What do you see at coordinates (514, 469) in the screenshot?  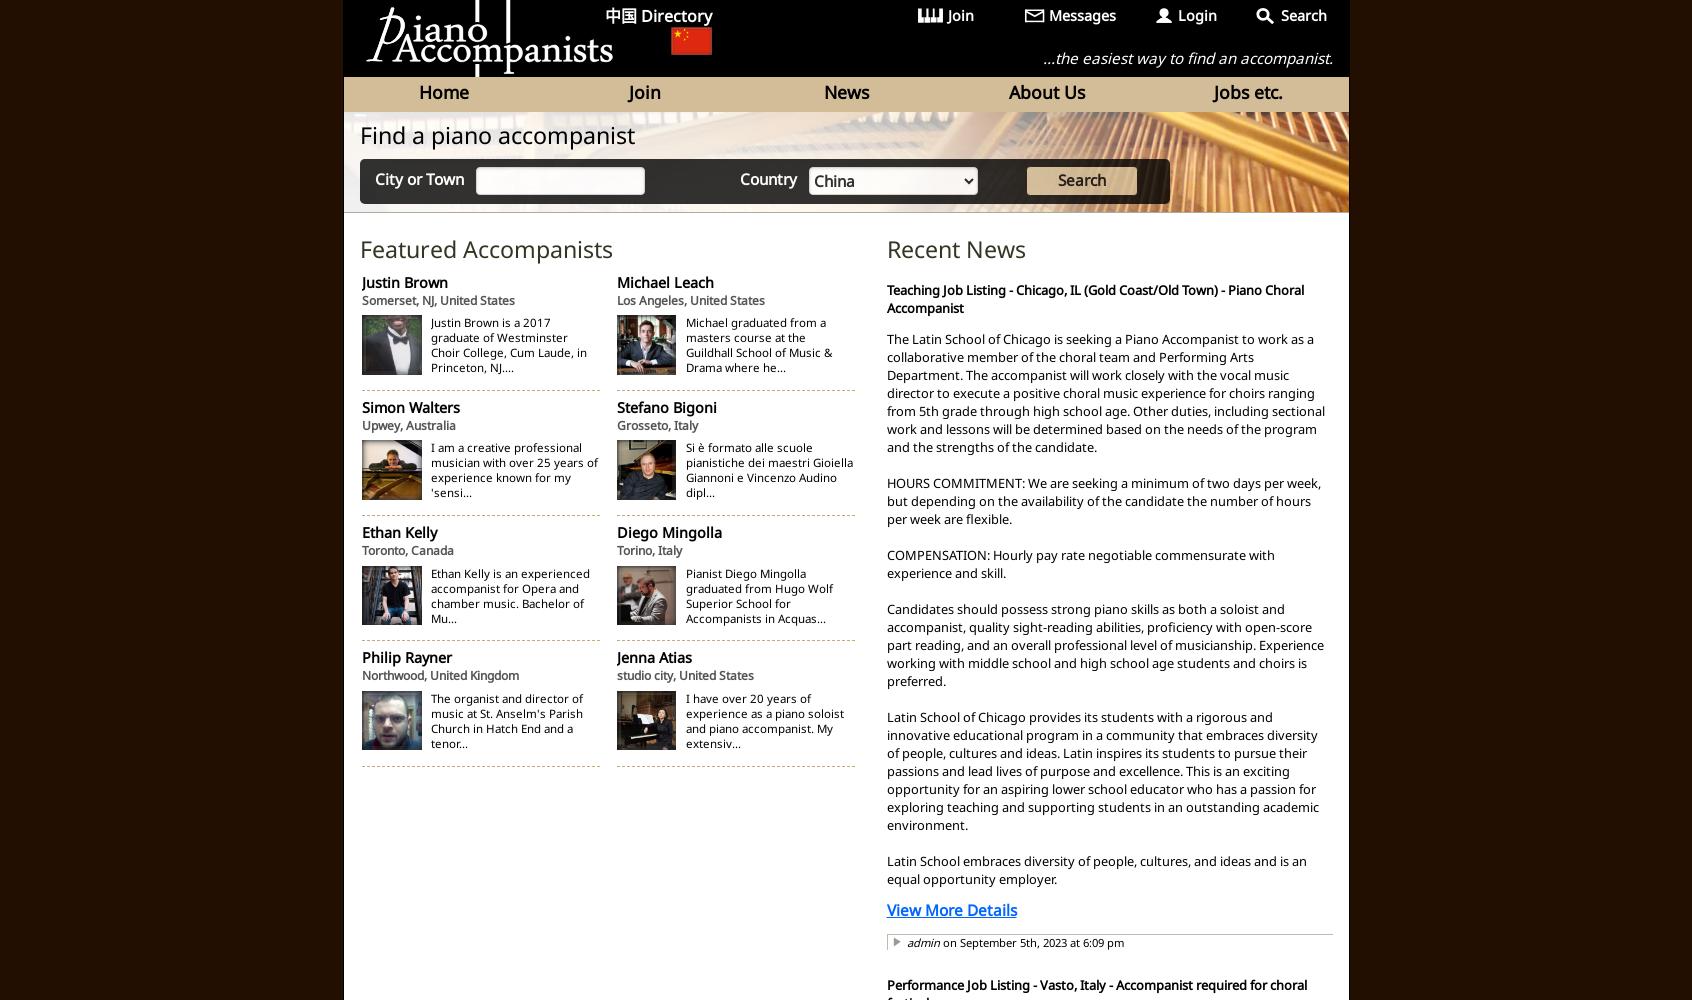 I see `'I am a creative professional musician with over 25 years of experience known for my 'sensi...'` at bounding box center [514, 469].